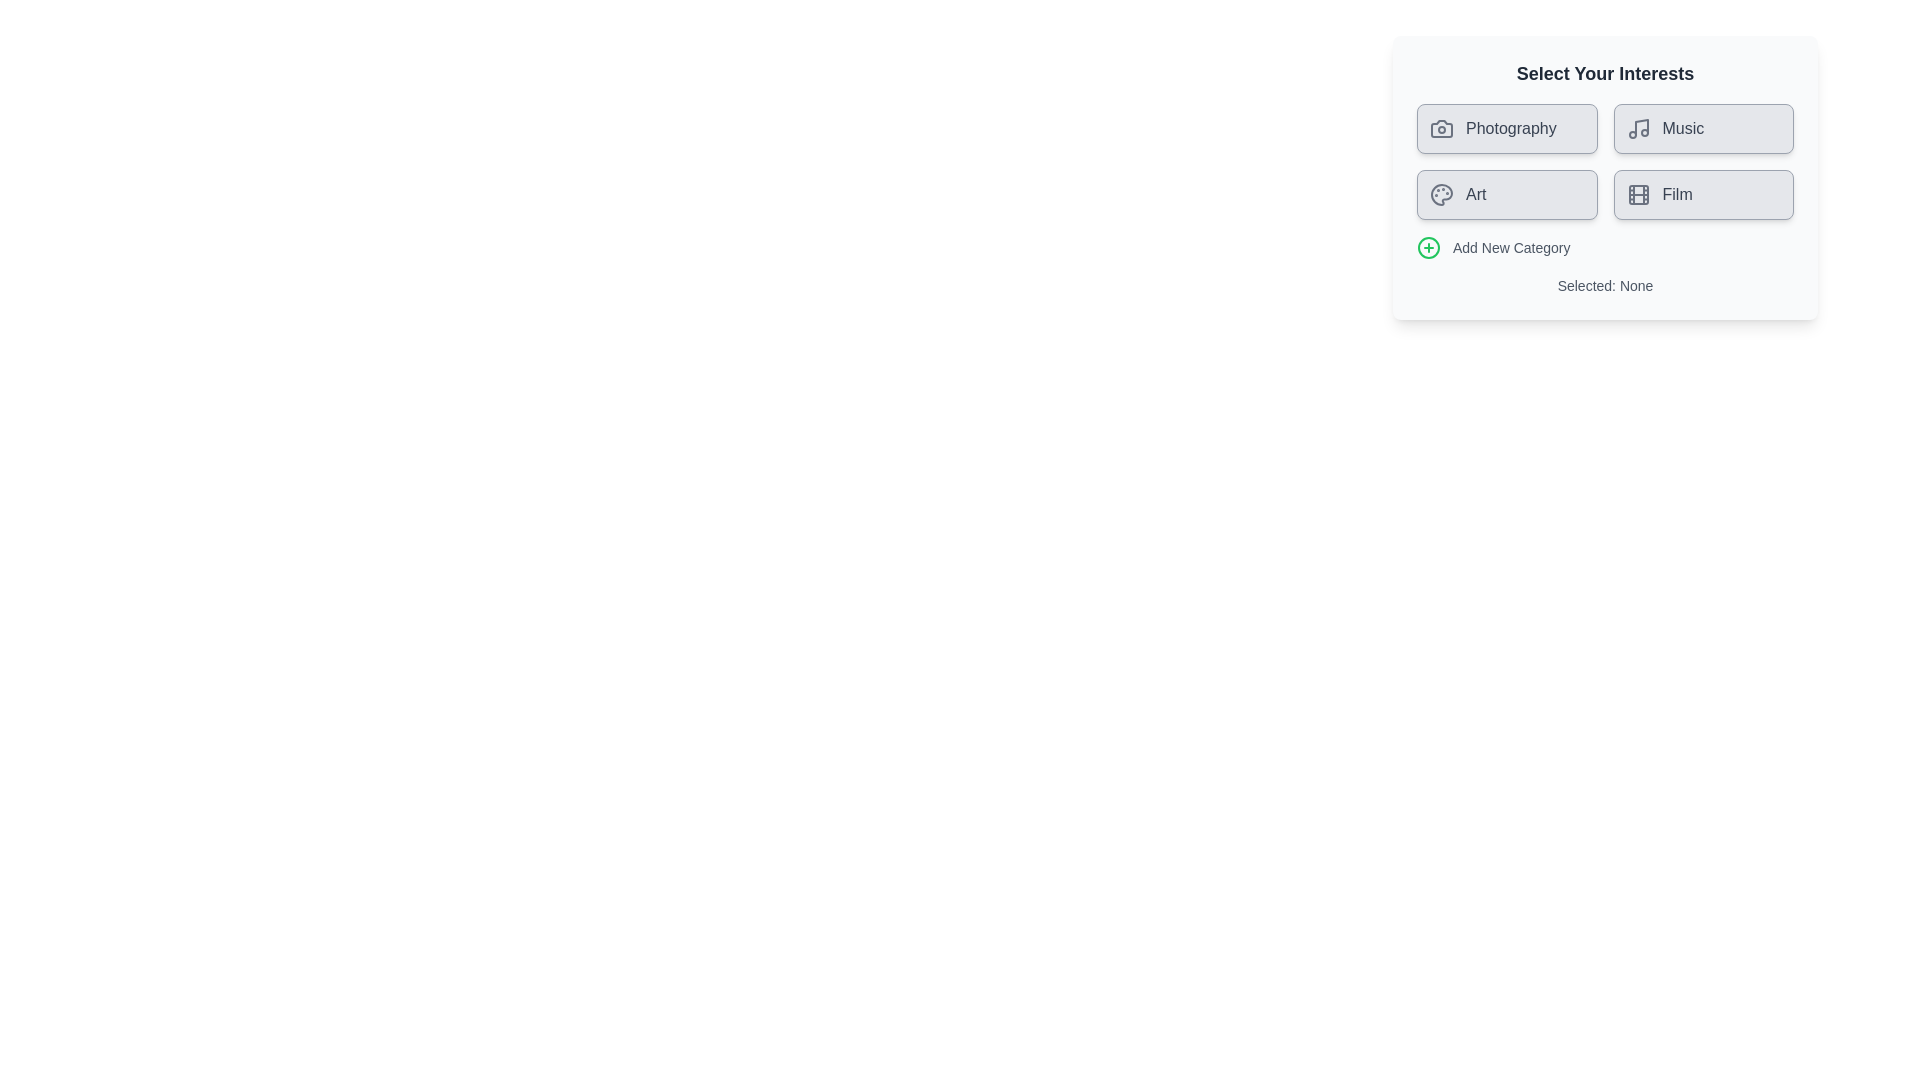  Describe the element at coordinates (1702, 128) in the screenshot. I see `the category chip labeled Music` at that location.